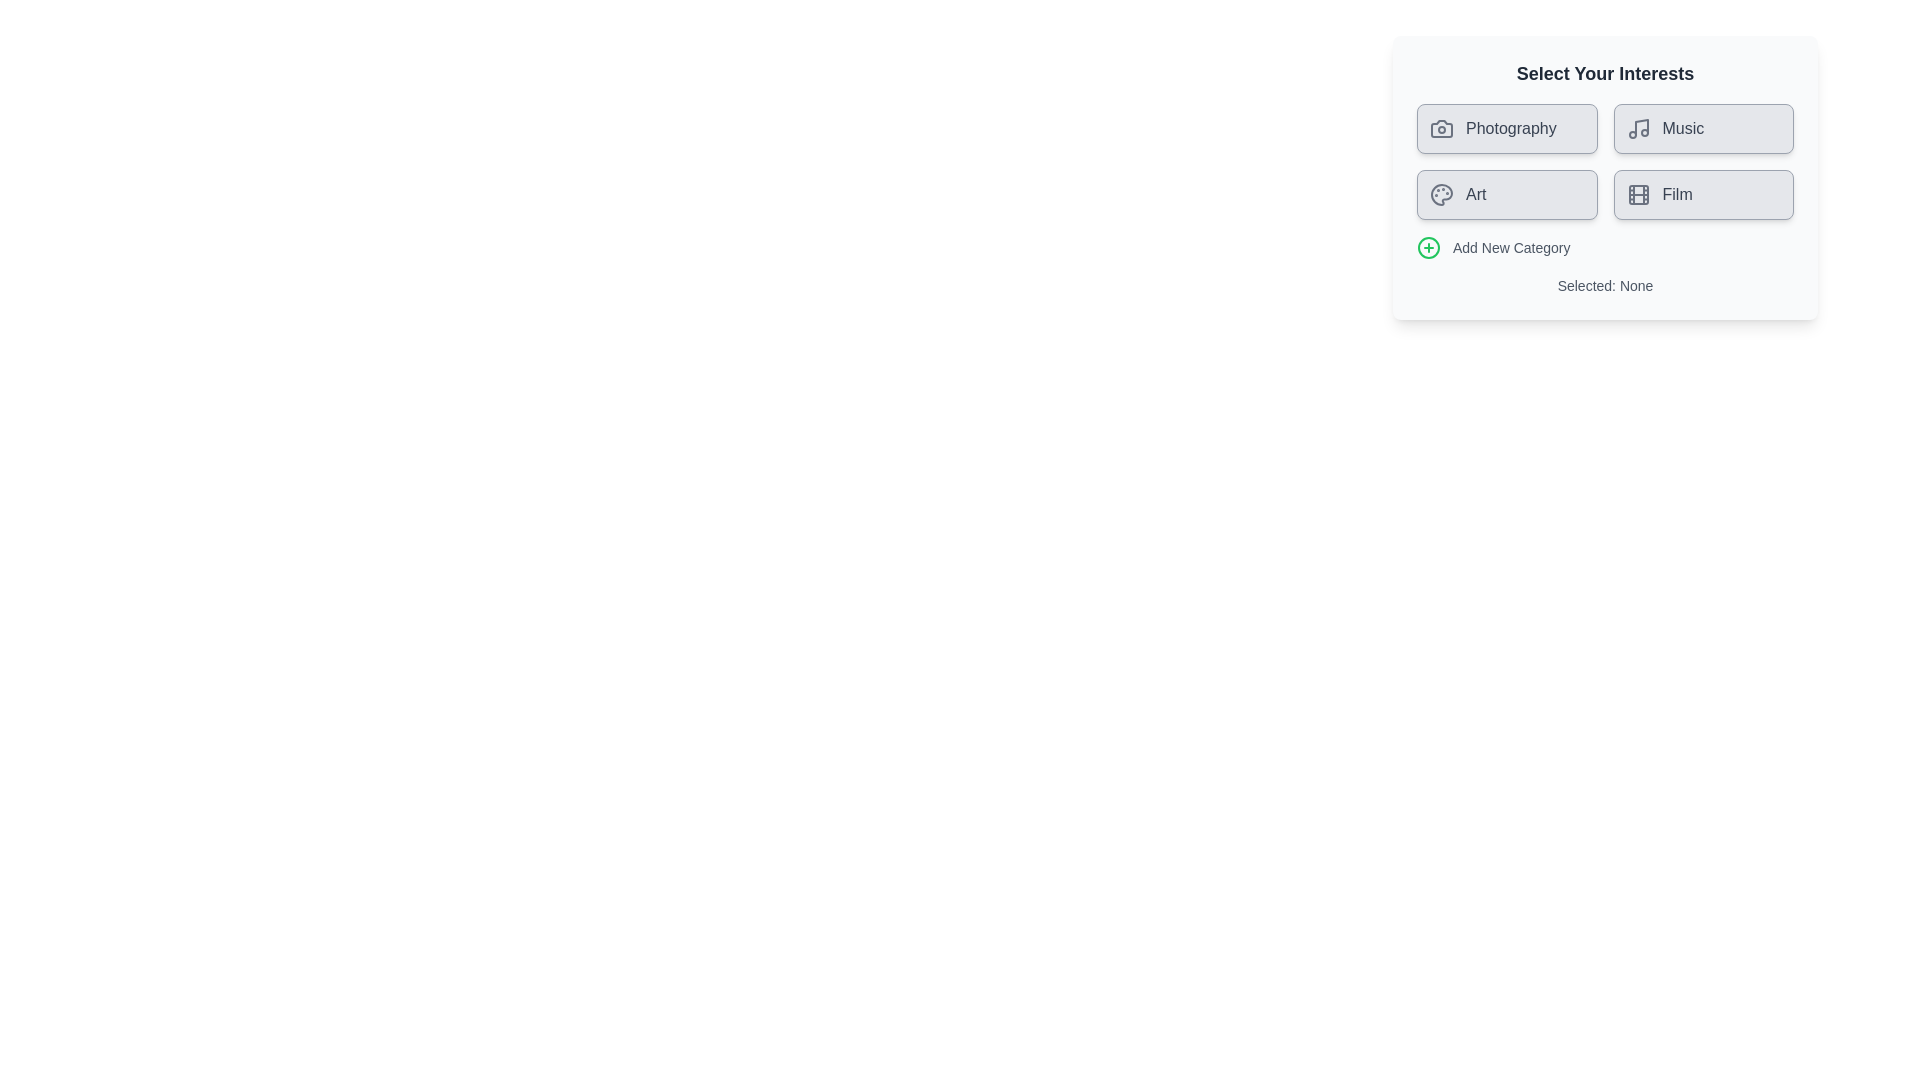  Describe the element at coordinates (1702, 128) in the screenshot. I see `the category chip labeled Music` at that location.